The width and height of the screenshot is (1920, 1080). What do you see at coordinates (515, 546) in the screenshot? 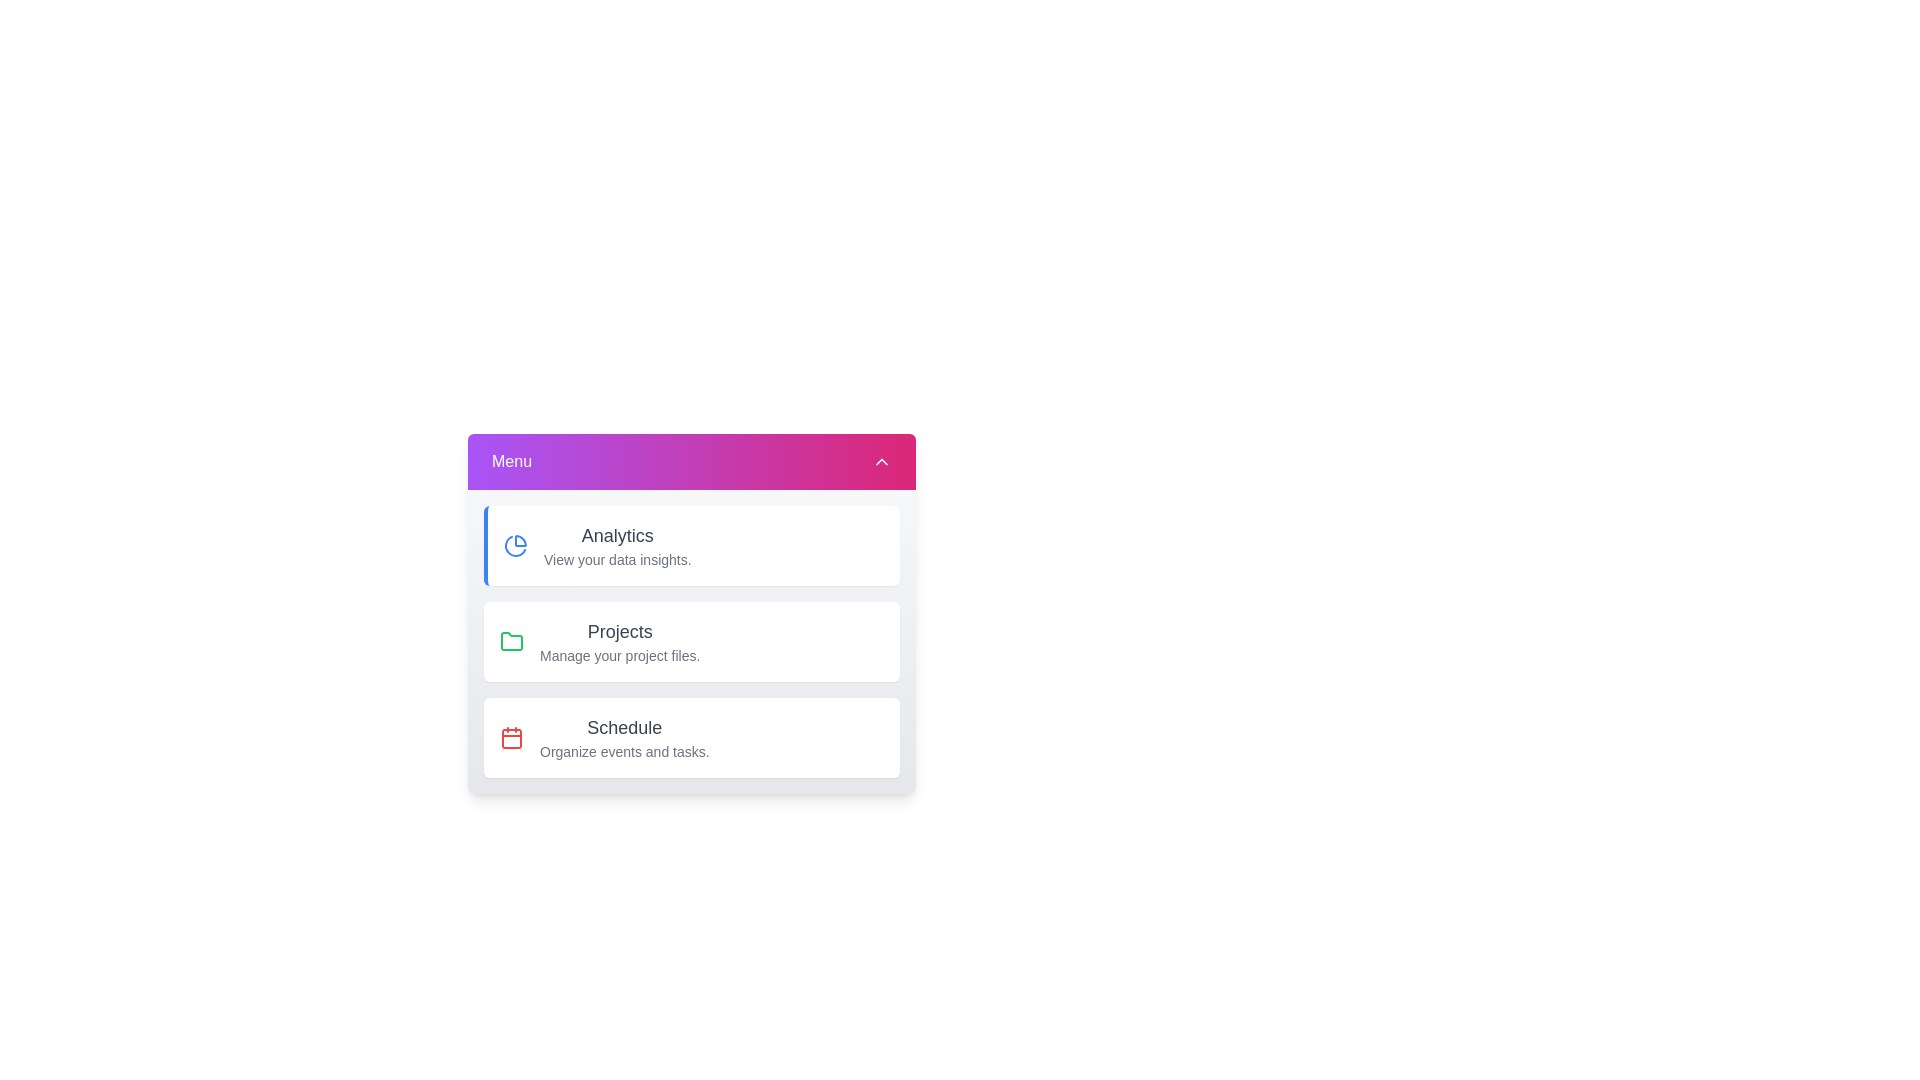
I see `the icon of the menu item labeled Analytics` at bounding box center [515, 546].